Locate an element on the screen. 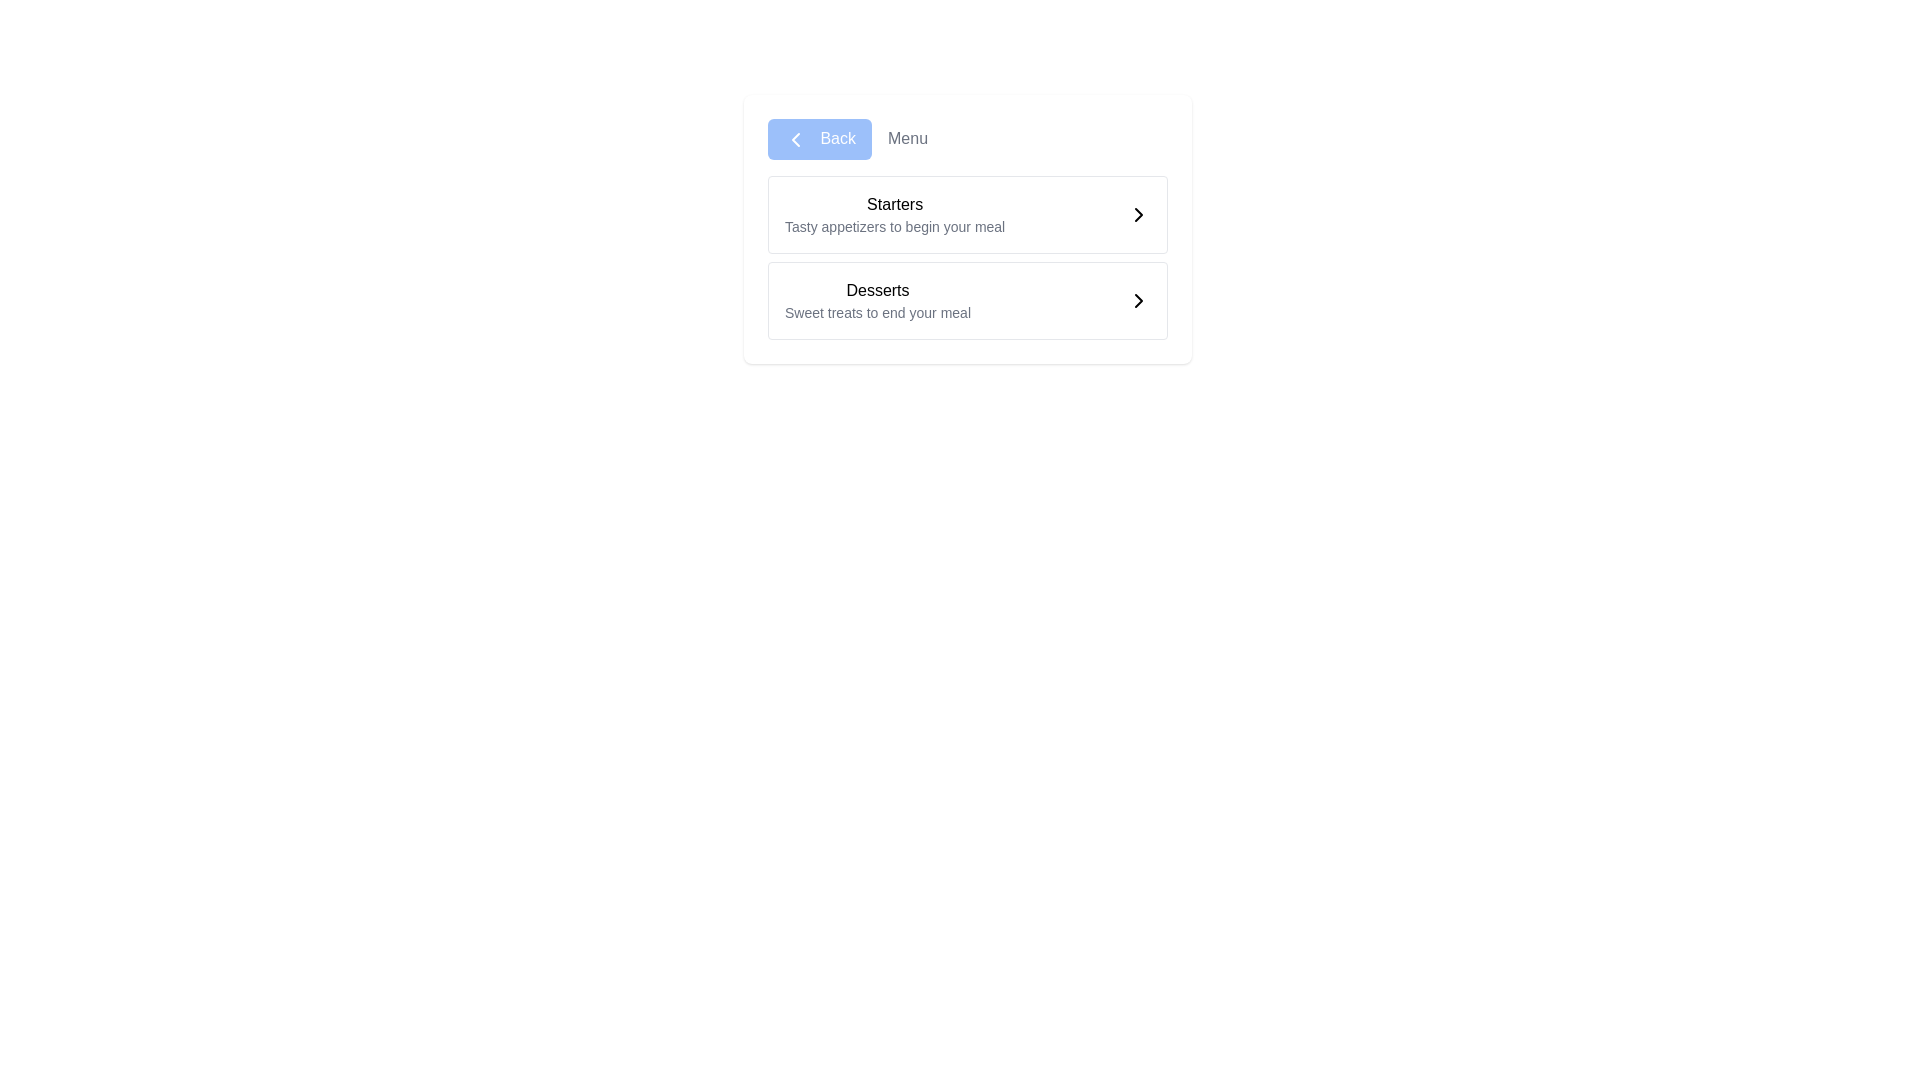 Image resolution: width=1920 pixels, height=1080 pixels. the 'Desserts' menu item is located at coordinates (878, 300).